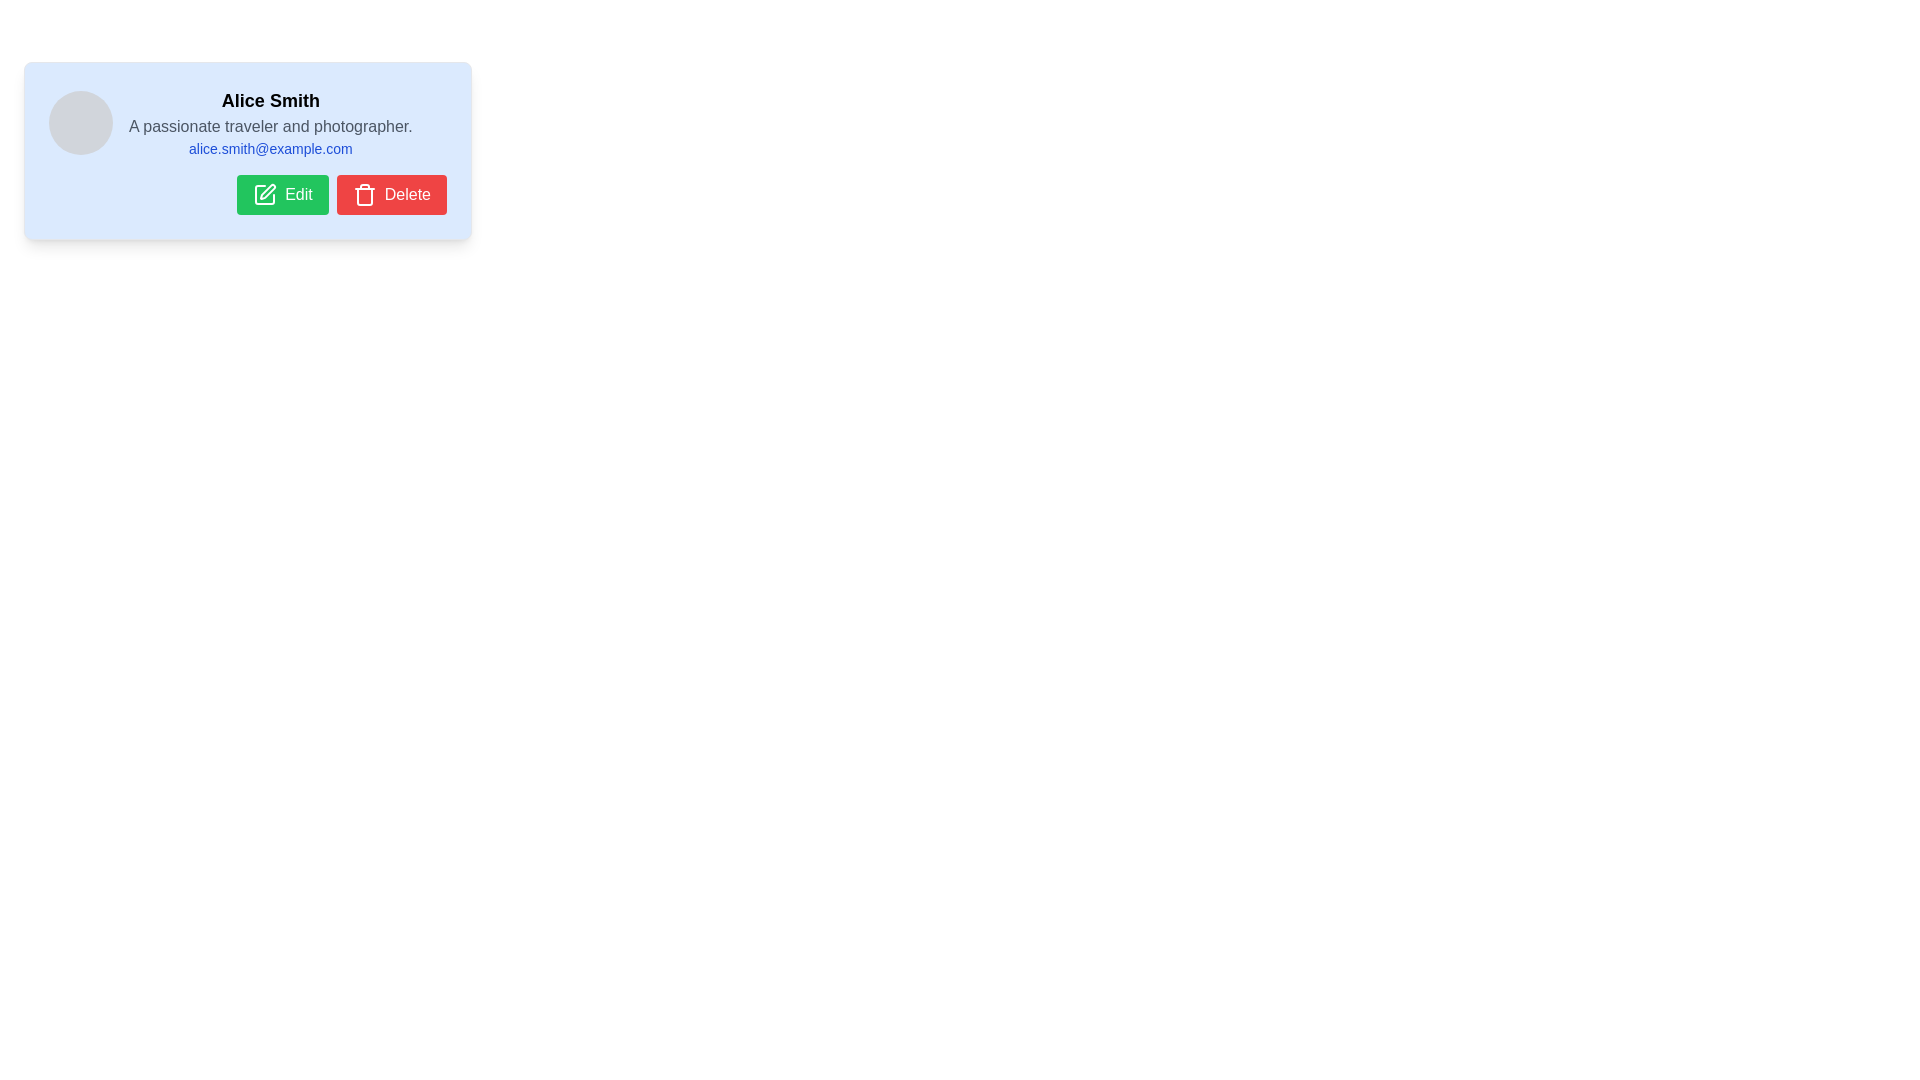 This screenshot has width=1920, height=1080. I want to click on the stroke-based icon resembling a stylized pen within the green button labeled 'Edit' that is adjacent to the red 'Delete' button, so click(267, 192).